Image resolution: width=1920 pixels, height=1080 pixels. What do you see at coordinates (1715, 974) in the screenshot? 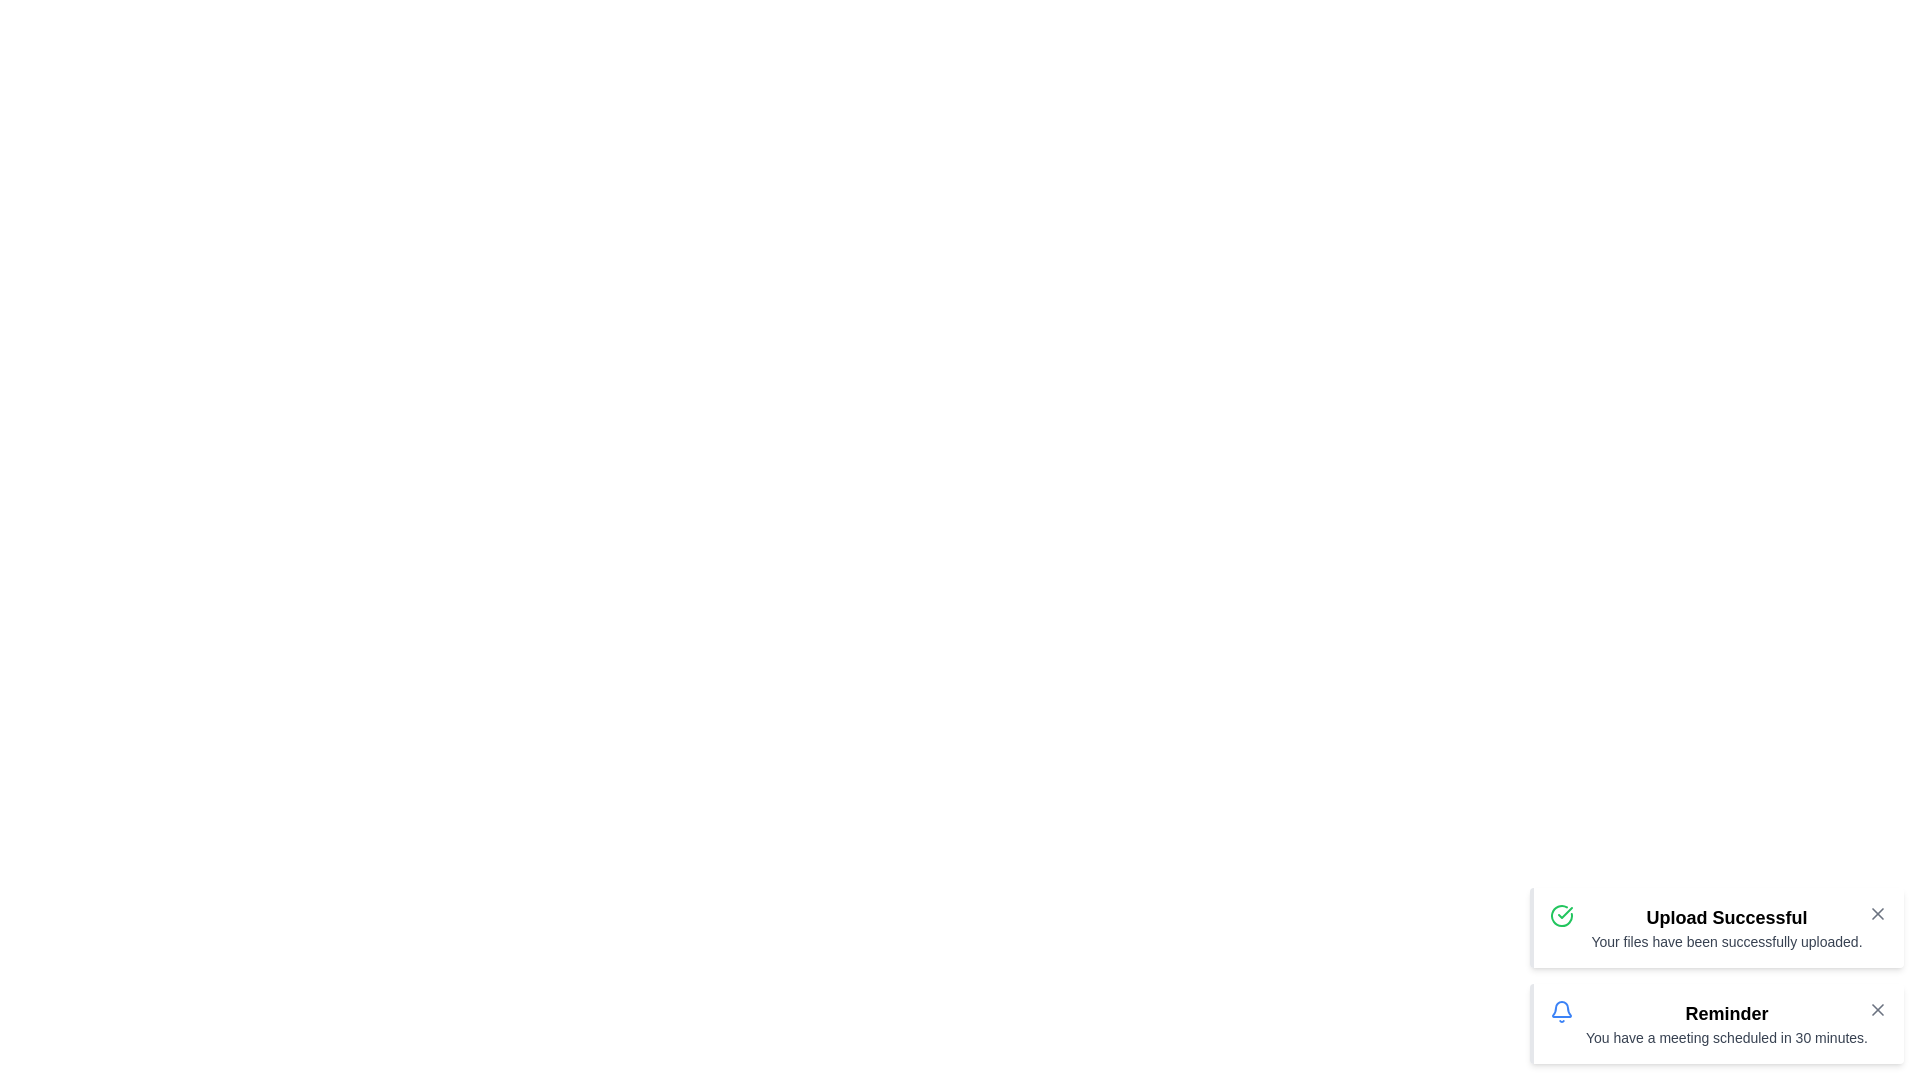
I see `the notification list vertically by 0 pixels` at bounding box center [1715, 974].